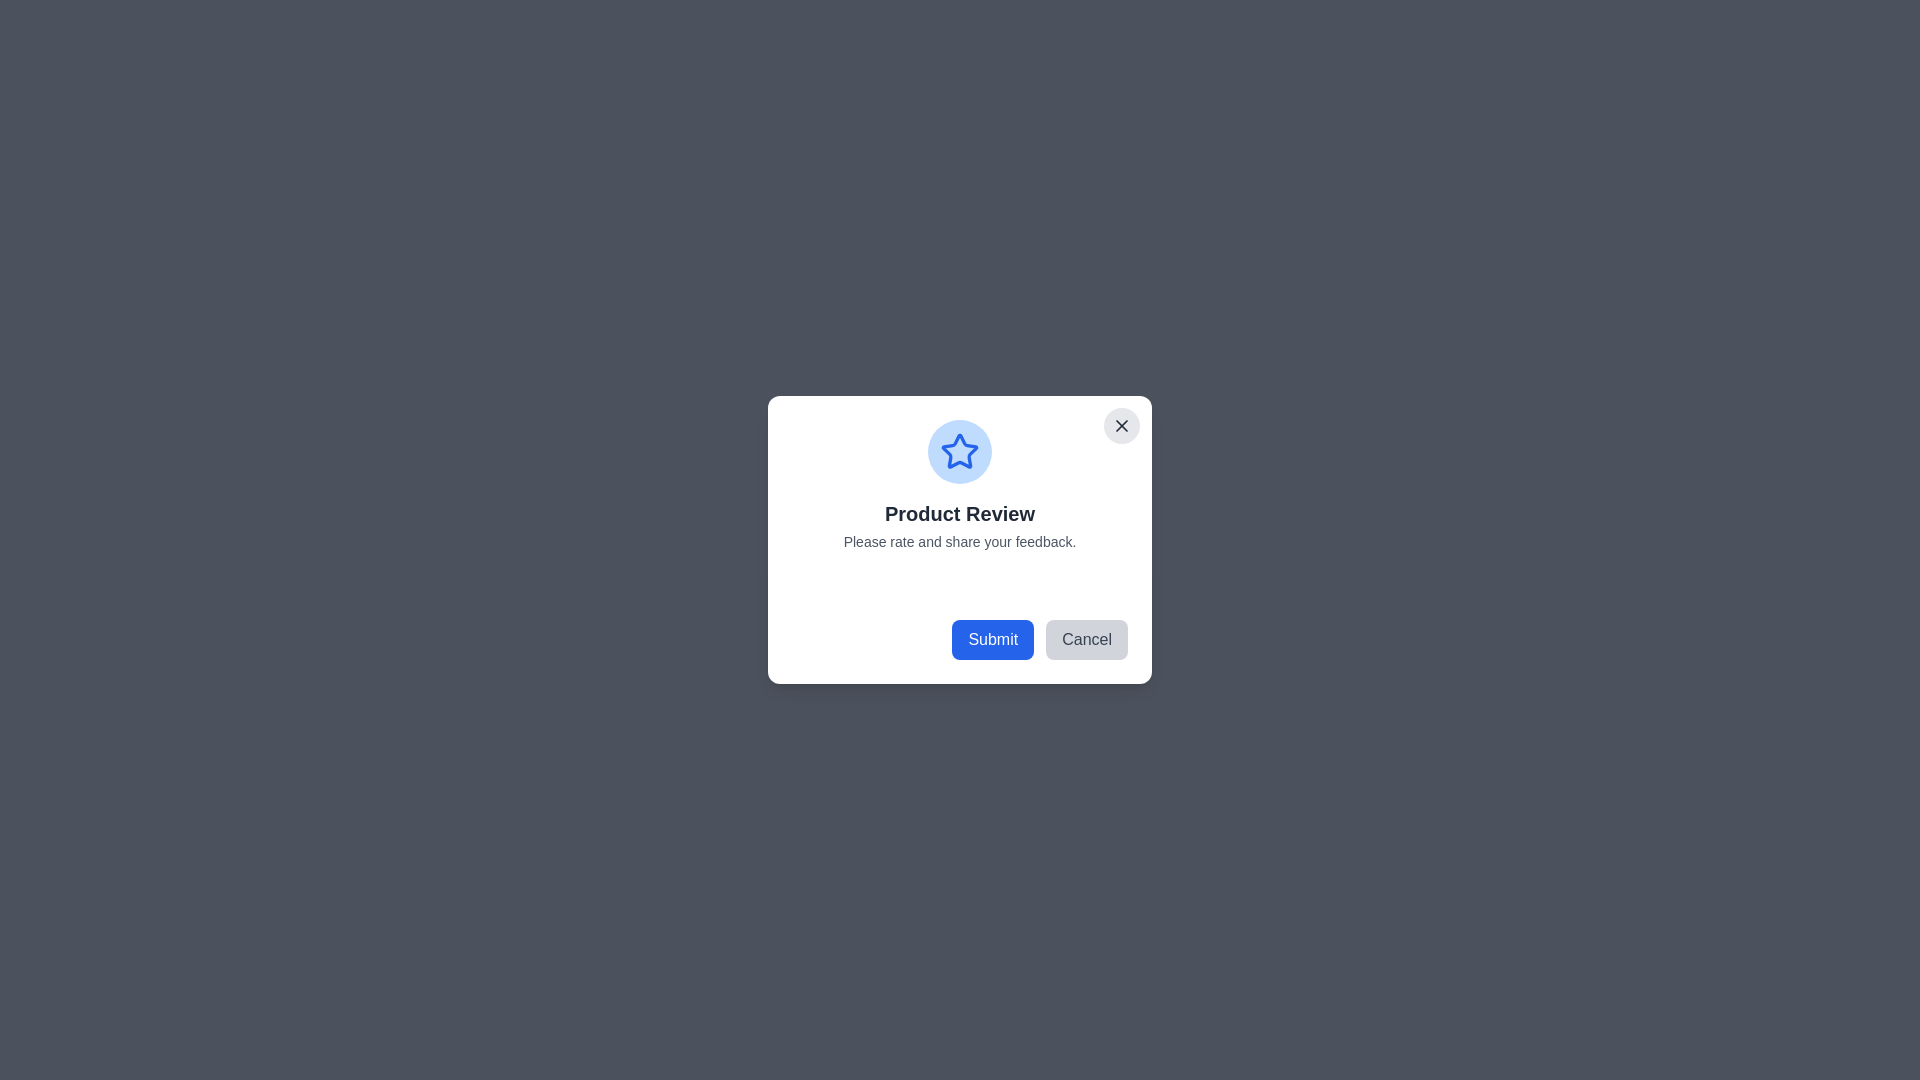 Image resolution: width=1920 pixels, height=1080 pixels. I want to click on the close button icon (X) located in the top-right corner of the modal dialog, so click(1122, 424).